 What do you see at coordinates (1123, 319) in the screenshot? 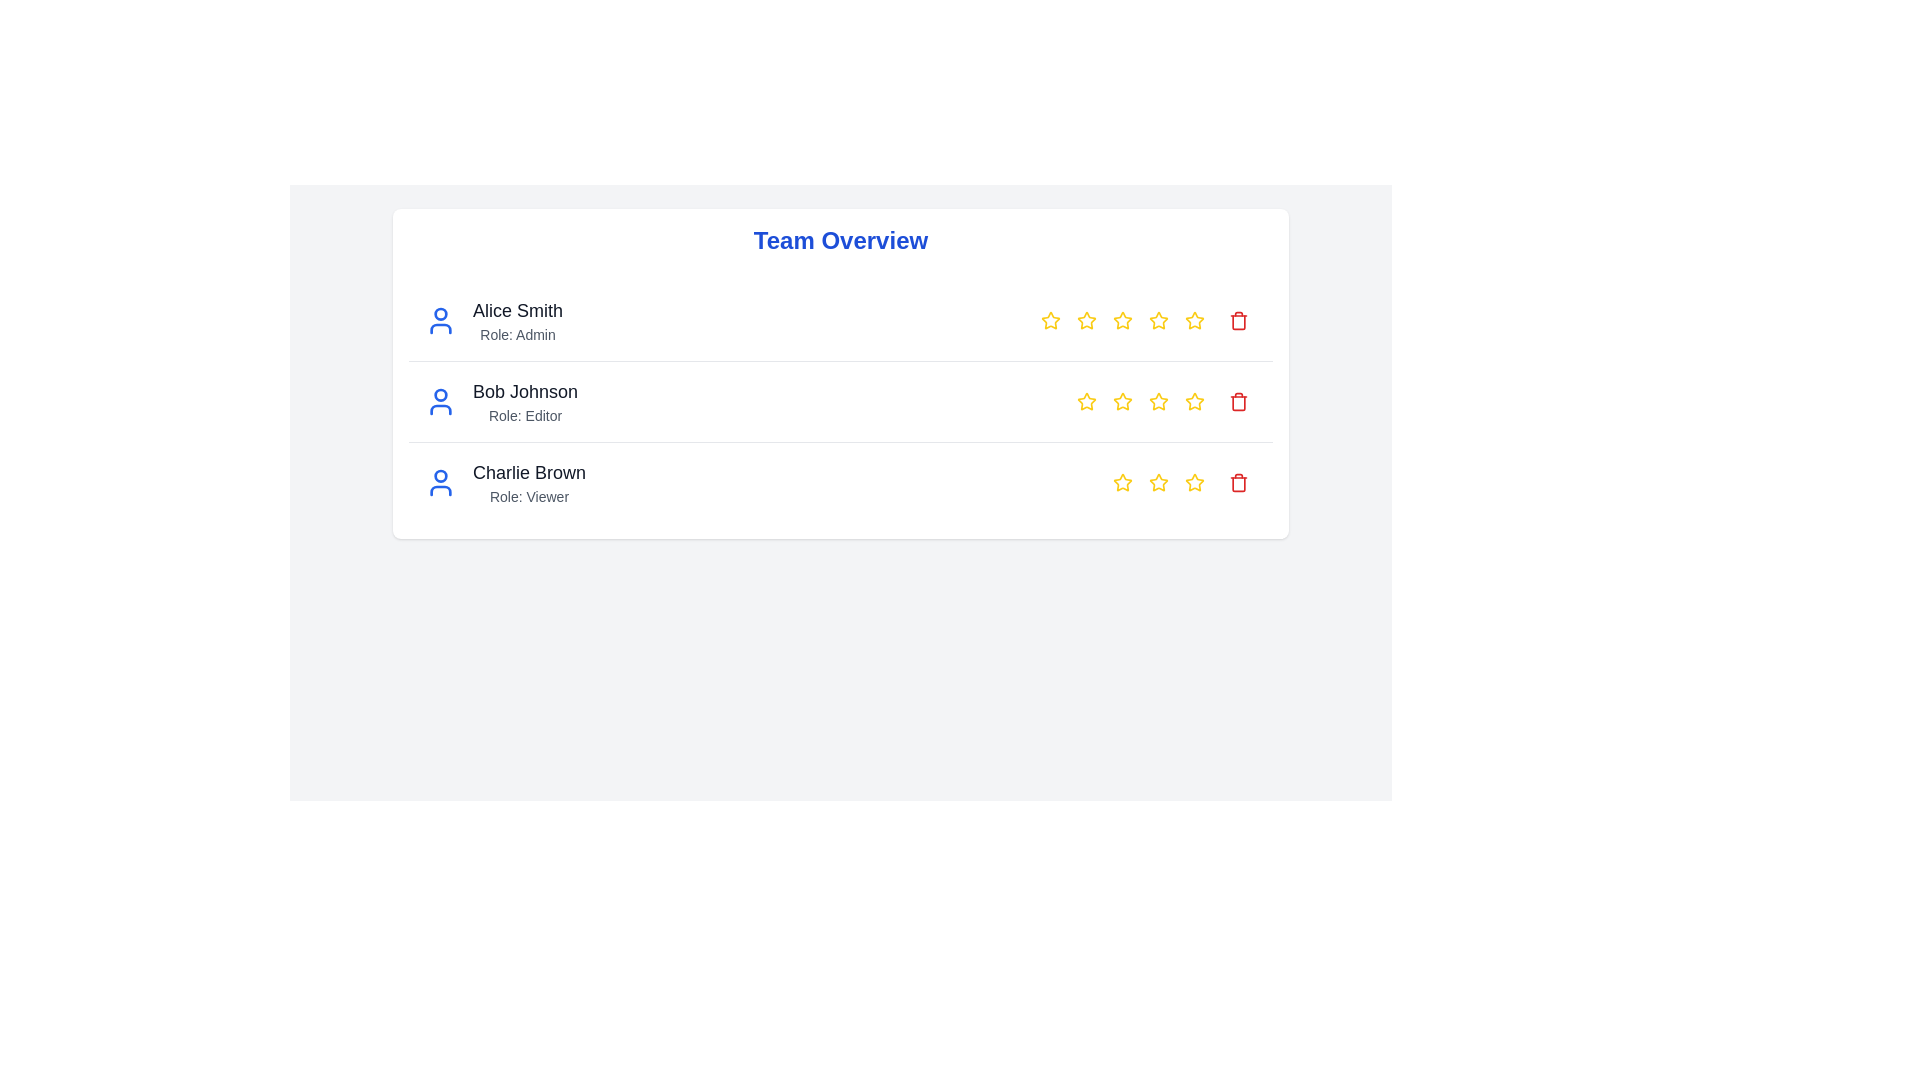
I see `the third star rating widget for 'Alice Smith' in the 'Team Overview' section` at bounding box center [1123, 319].